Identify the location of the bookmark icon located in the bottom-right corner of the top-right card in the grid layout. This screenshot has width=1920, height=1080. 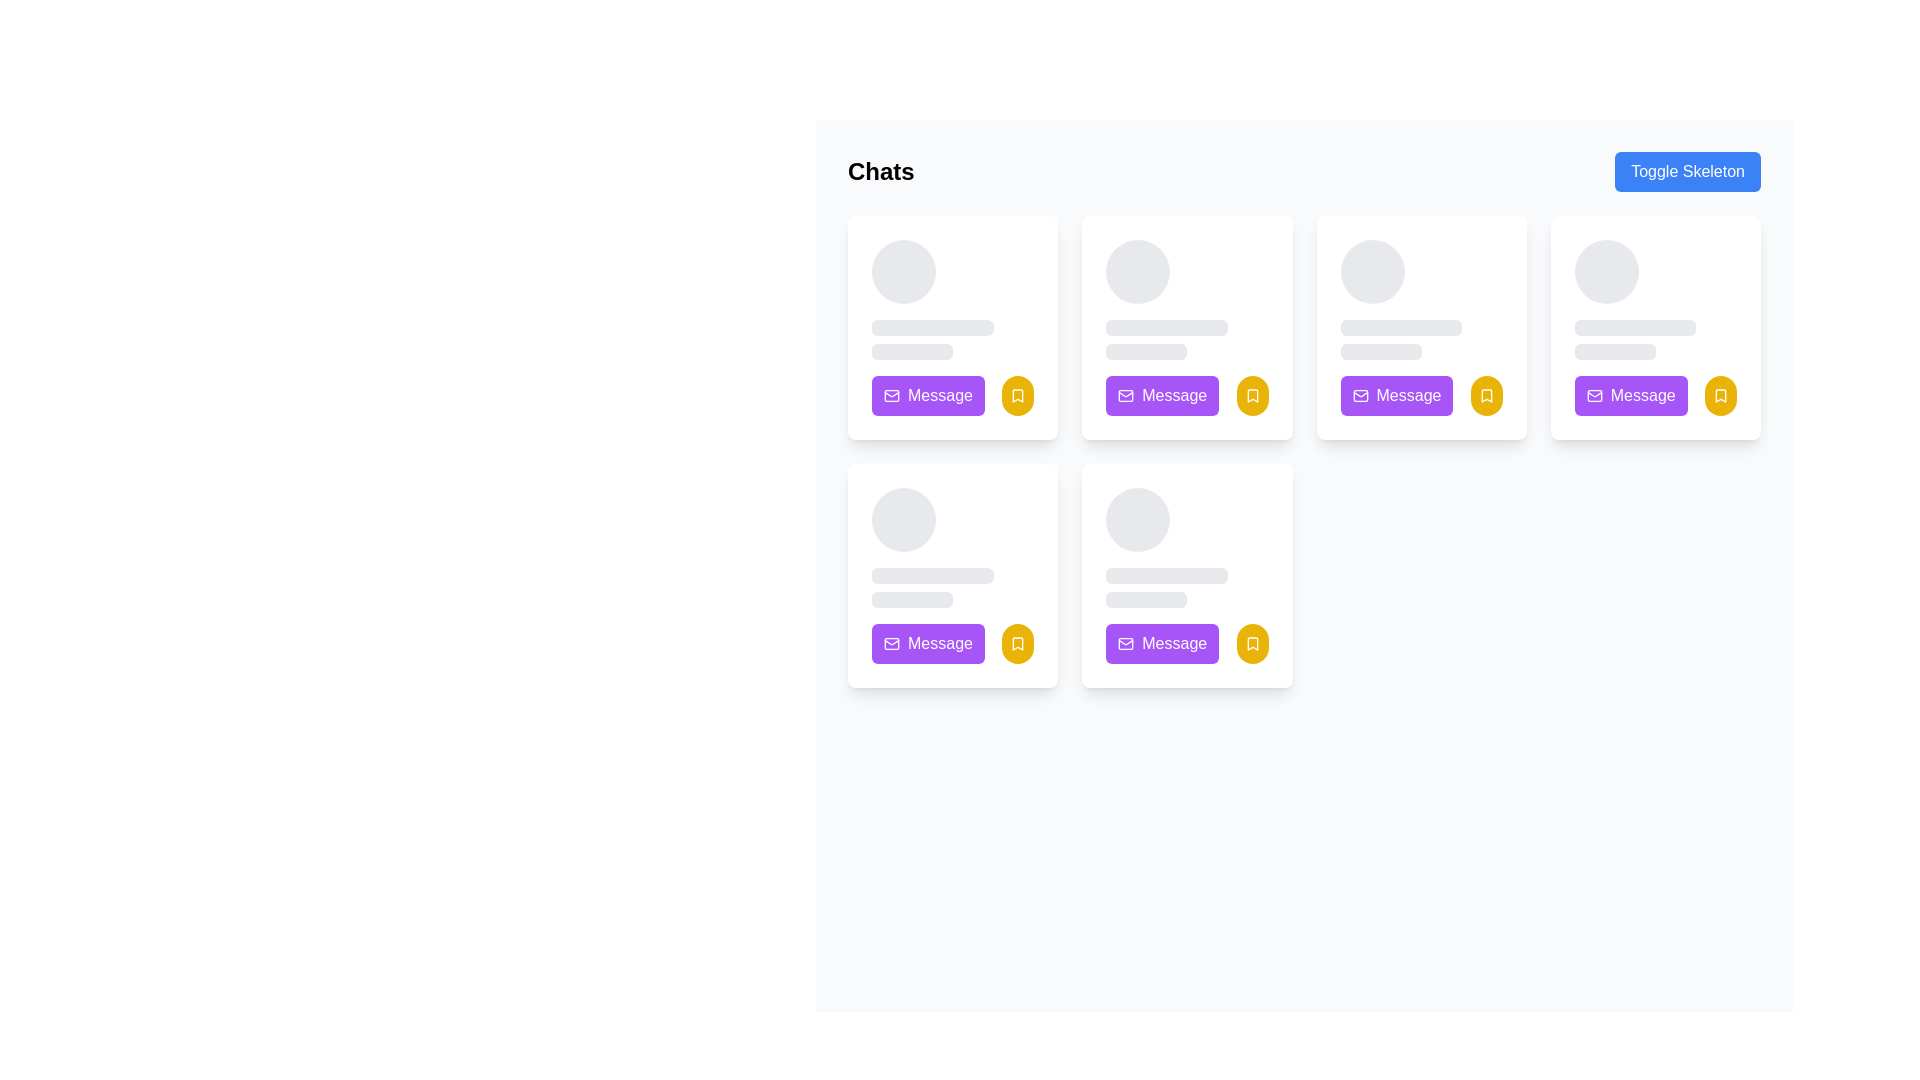
(1720, 396).